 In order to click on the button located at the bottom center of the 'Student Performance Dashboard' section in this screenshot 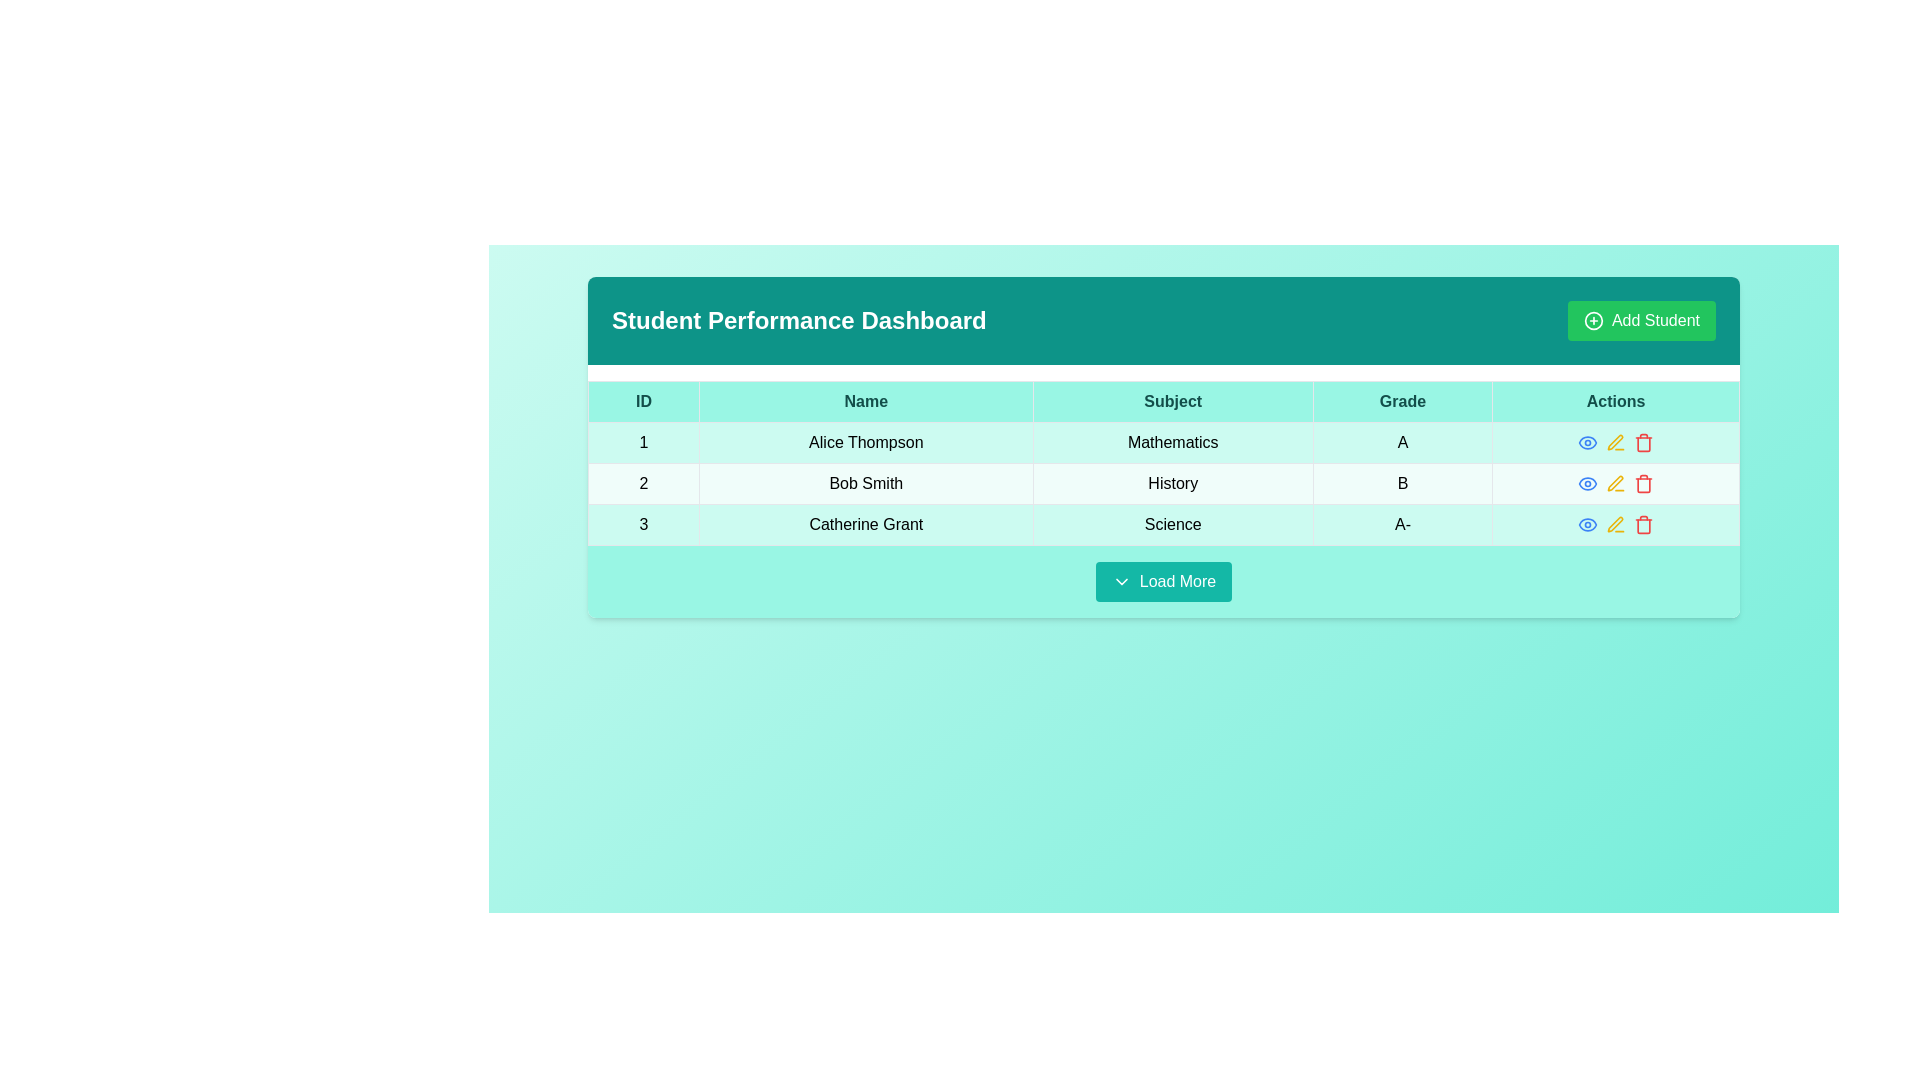, I will do `click(1163, 582)`.